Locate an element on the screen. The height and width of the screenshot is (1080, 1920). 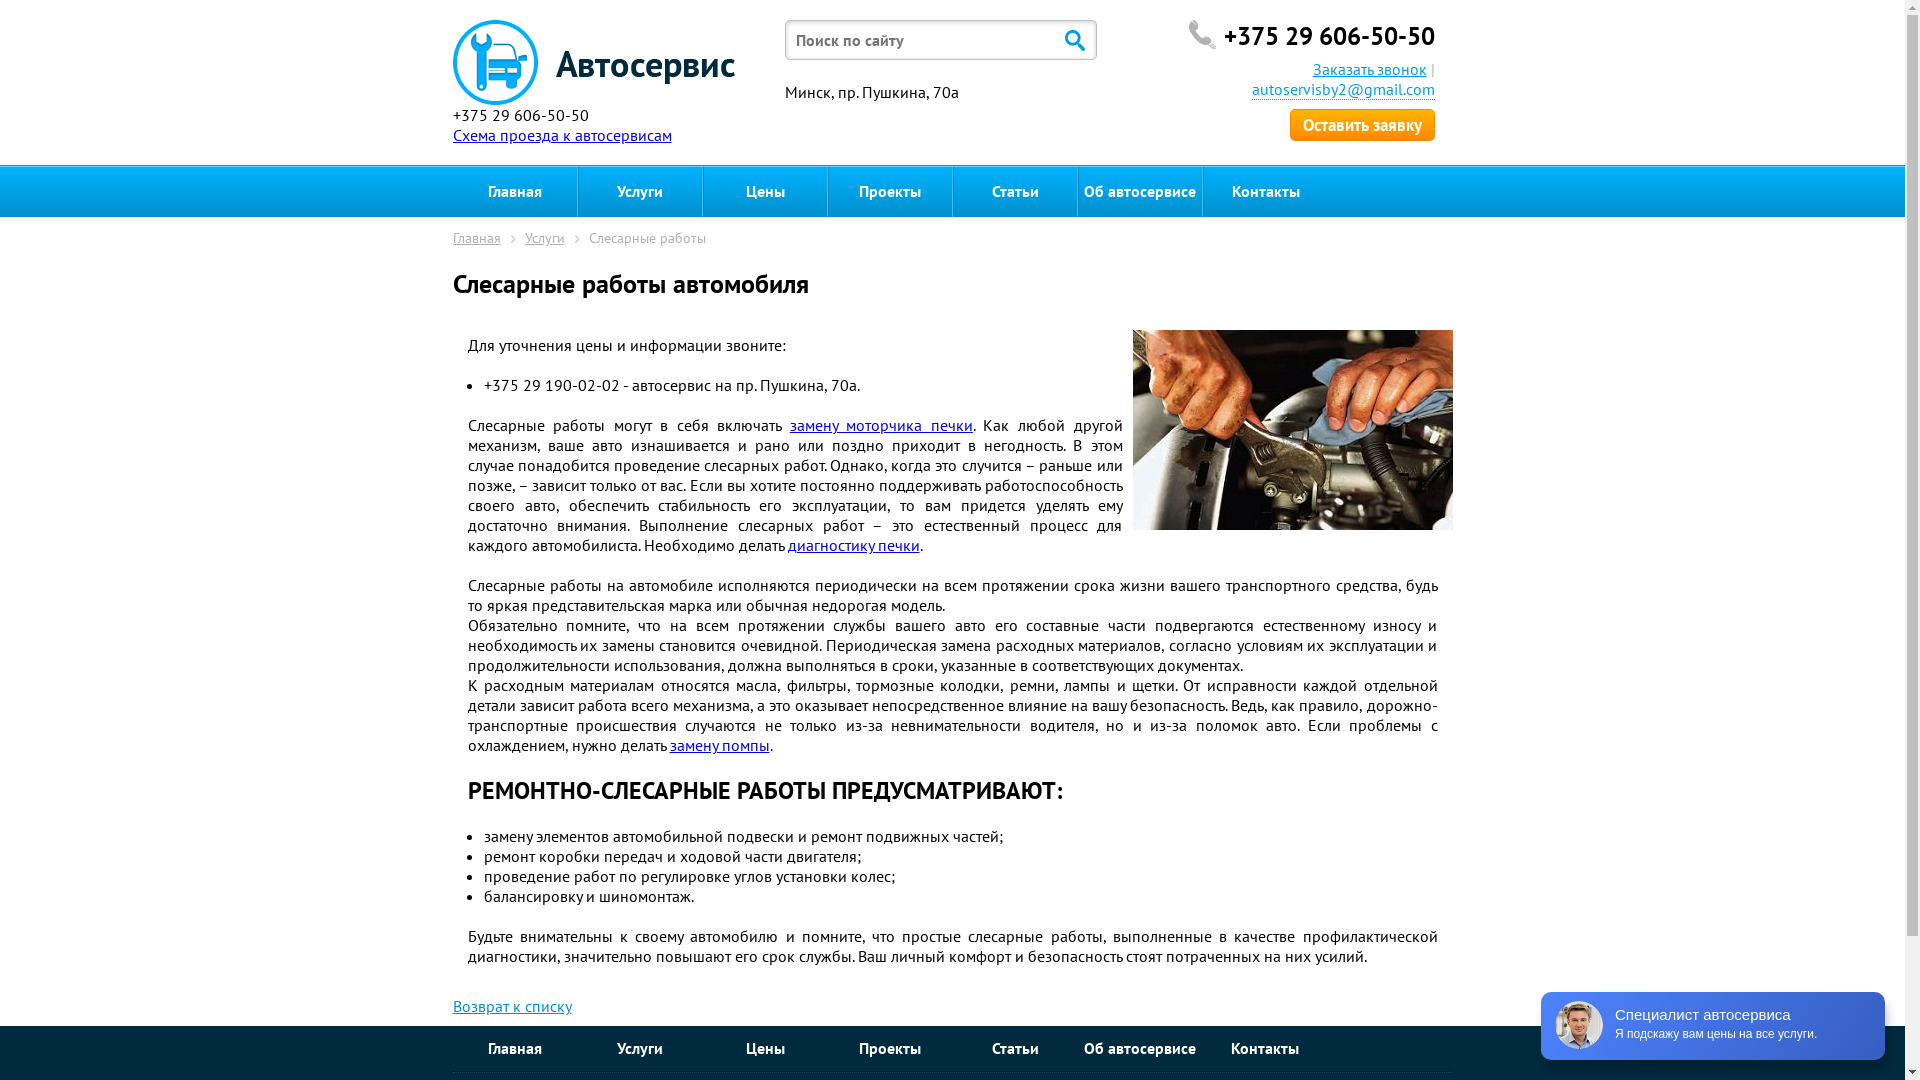
'autoservisby2@gmail.com' is located at coordinates (1343, 88).